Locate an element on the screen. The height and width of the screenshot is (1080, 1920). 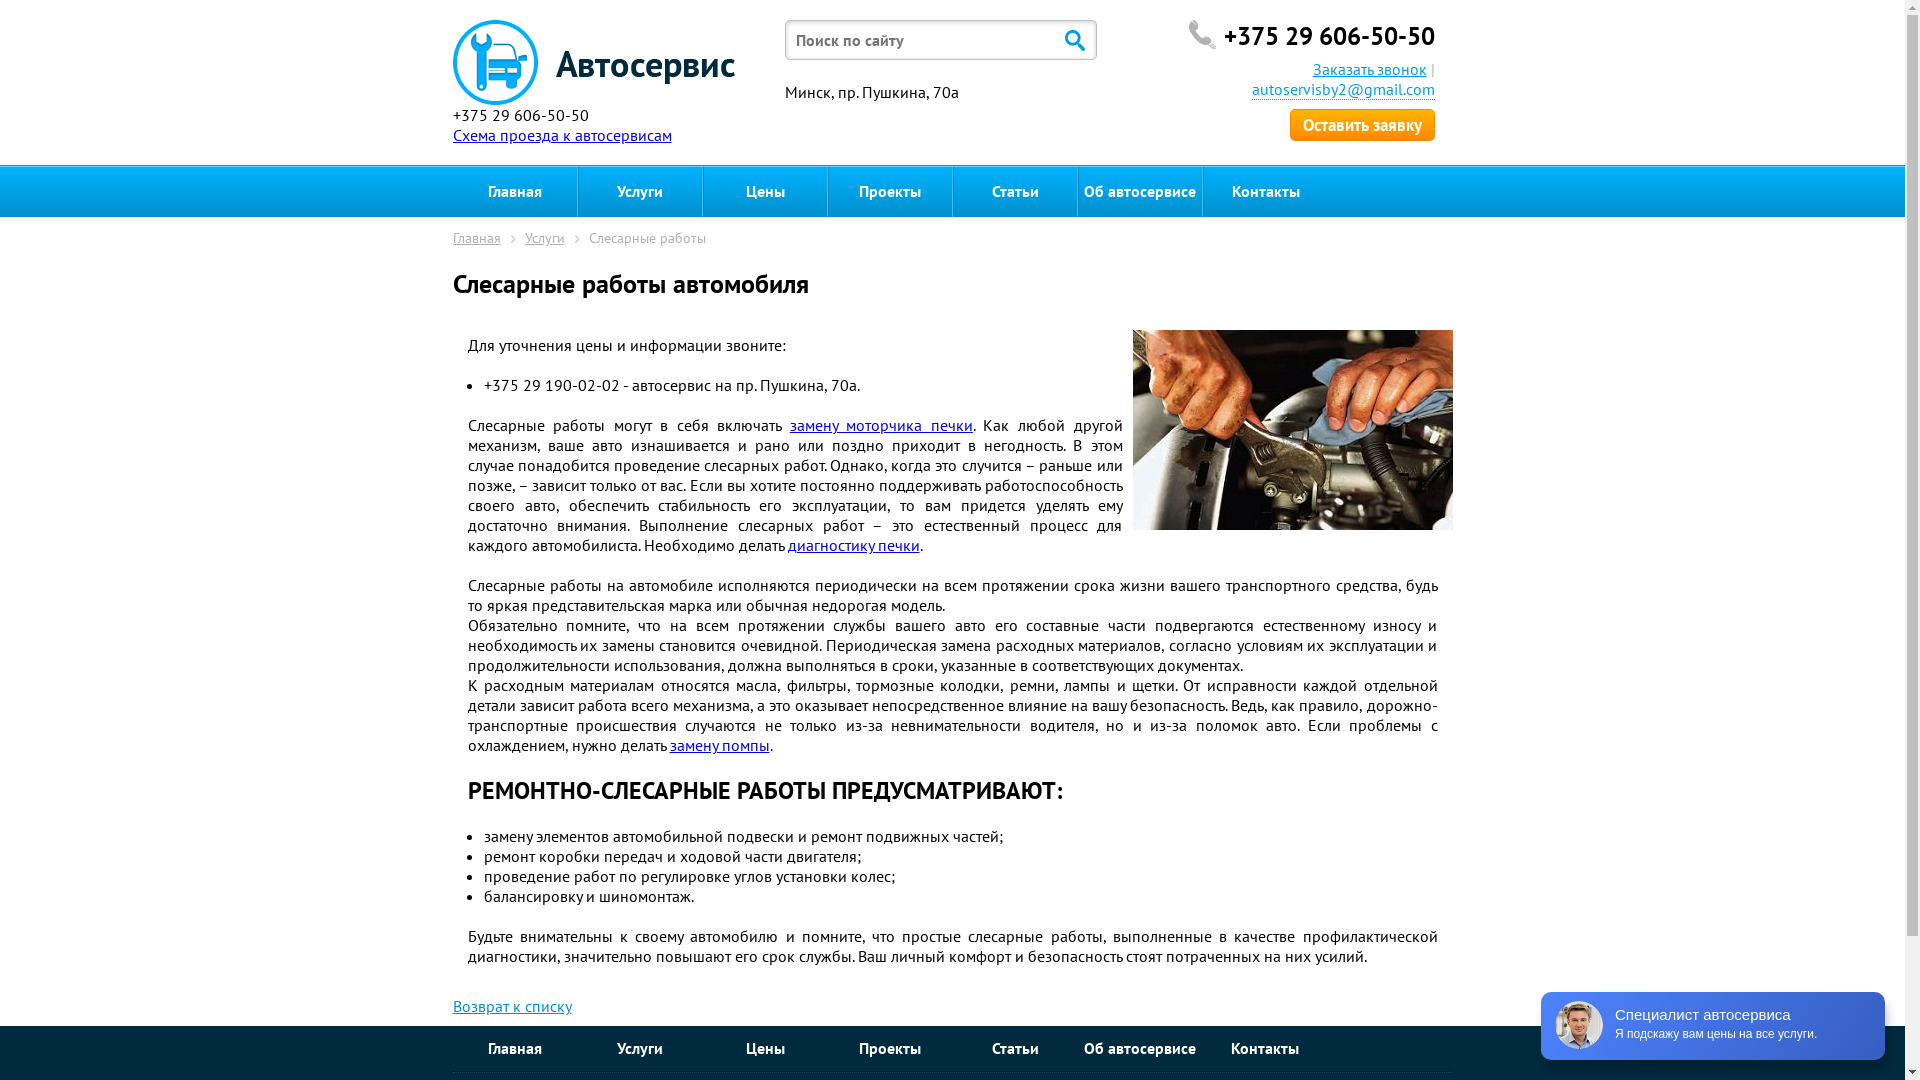
'autoservisby2@gmail.com' is located at coordinates (1343, 88).